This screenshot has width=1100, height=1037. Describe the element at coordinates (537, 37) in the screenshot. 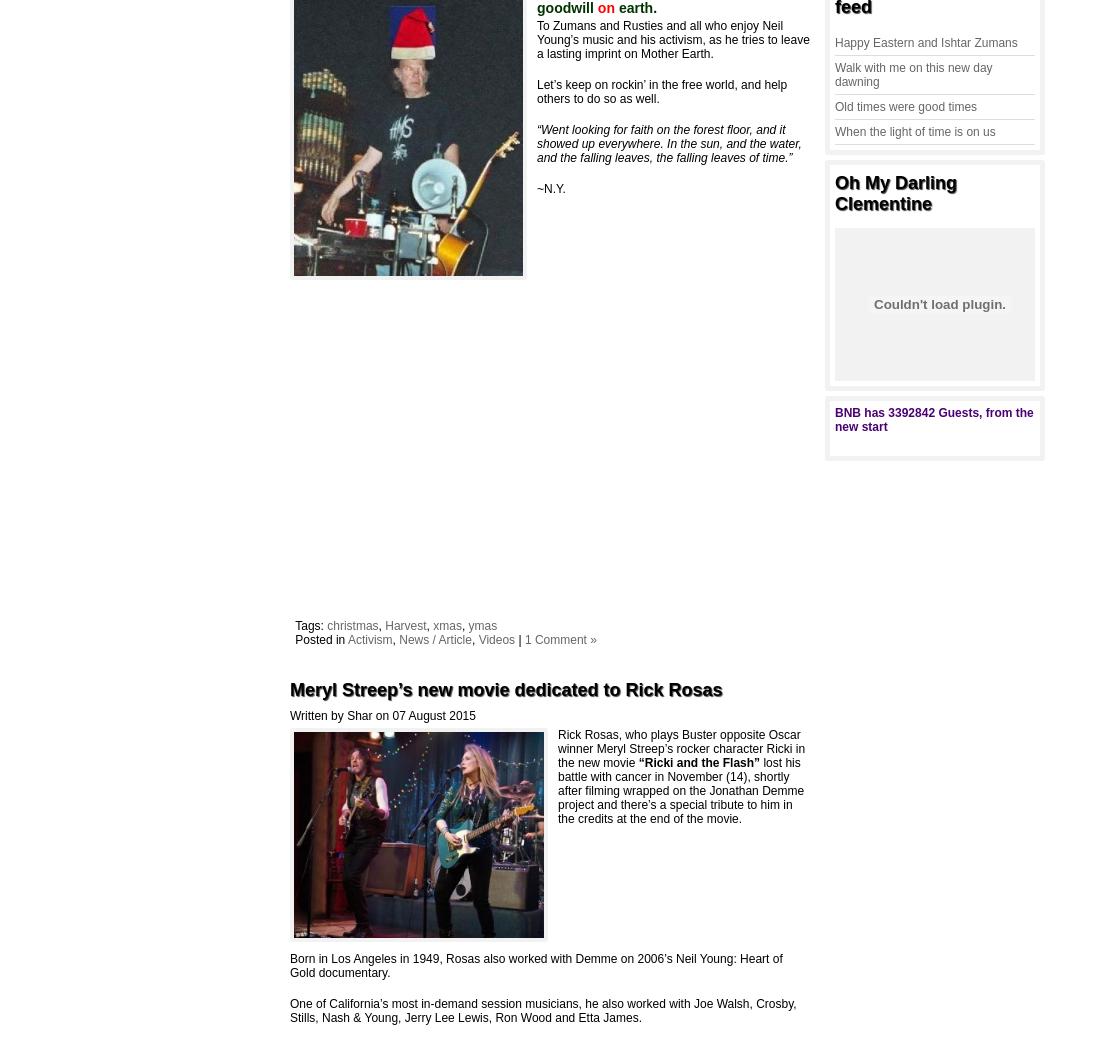

I see `'To Zumans and Rusties and all who enjoy Neil Young’s music and his activism, as he tries to leave a lasting imprint on Mother Earth.'` at that location.